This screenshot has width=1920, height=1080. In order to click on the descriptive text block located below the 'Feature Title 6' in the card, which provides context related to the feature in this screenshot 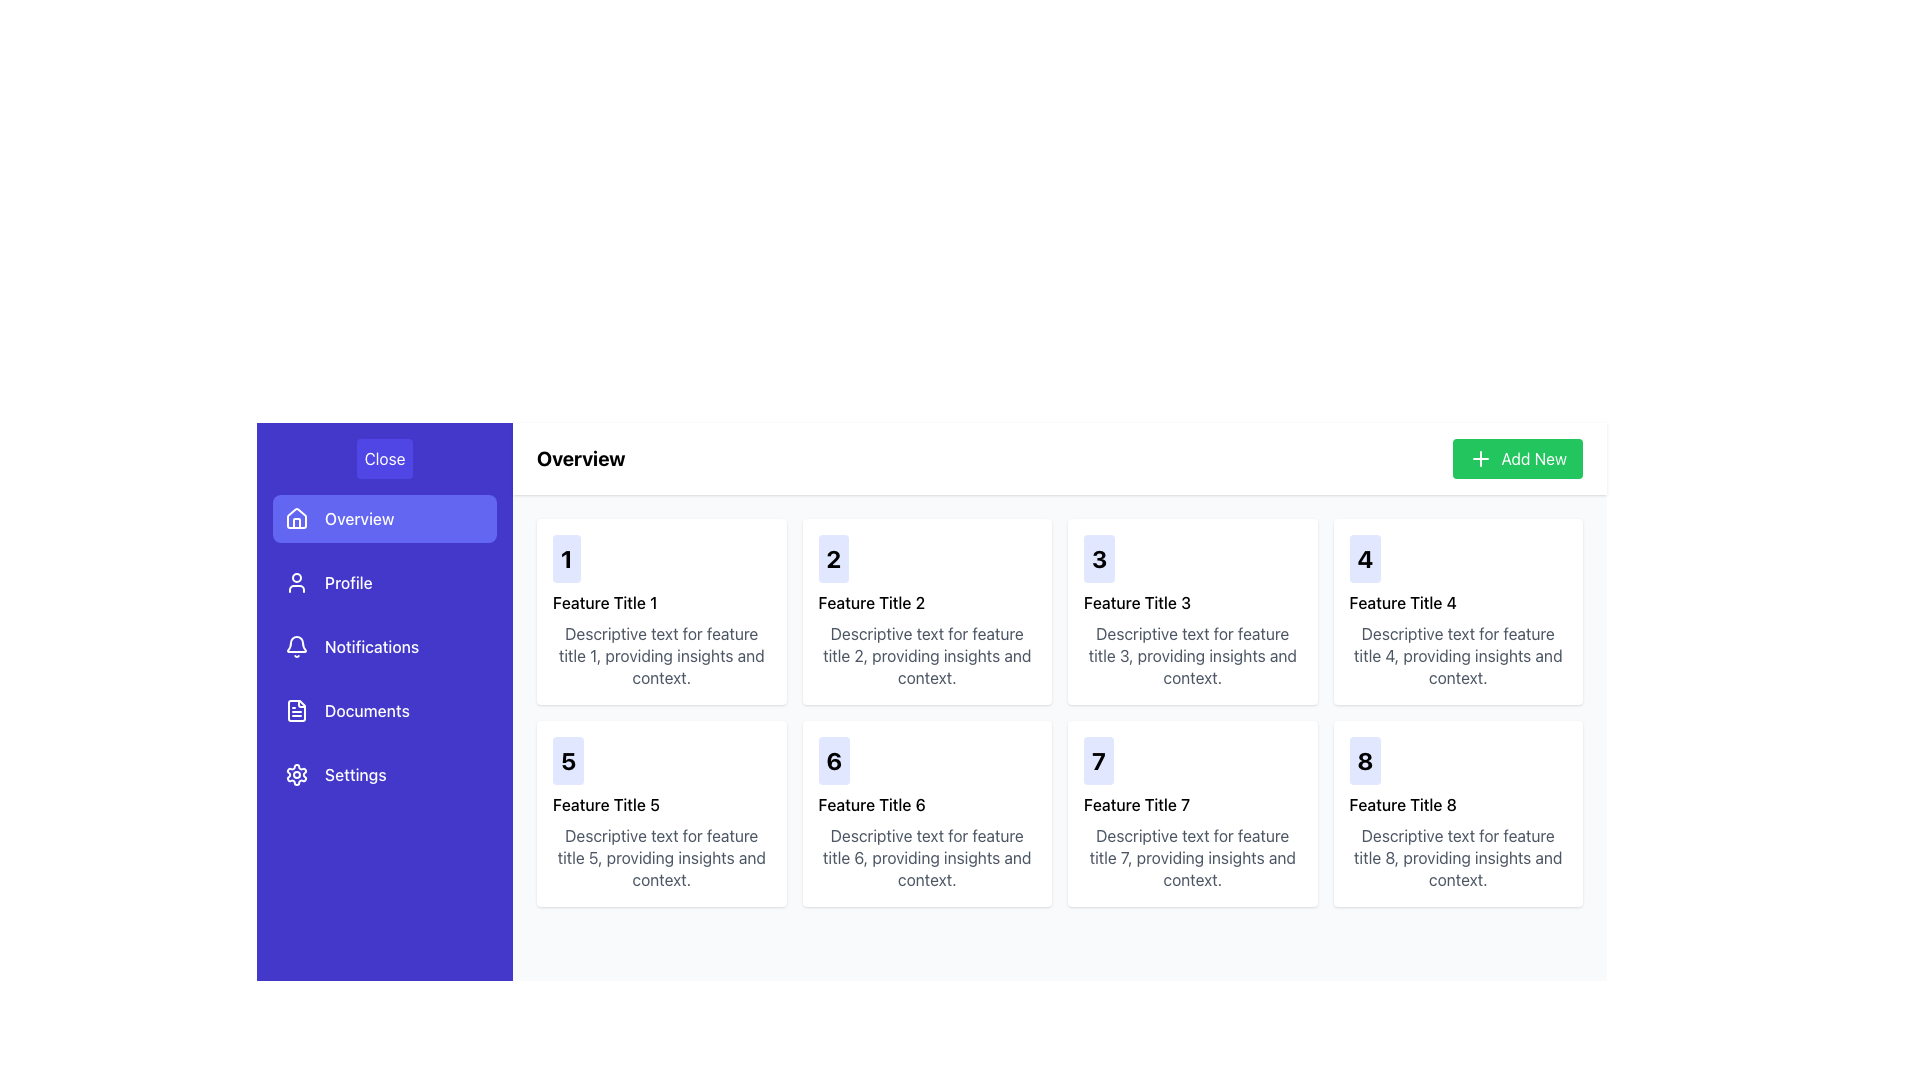, I will do `click(926, 856)`.